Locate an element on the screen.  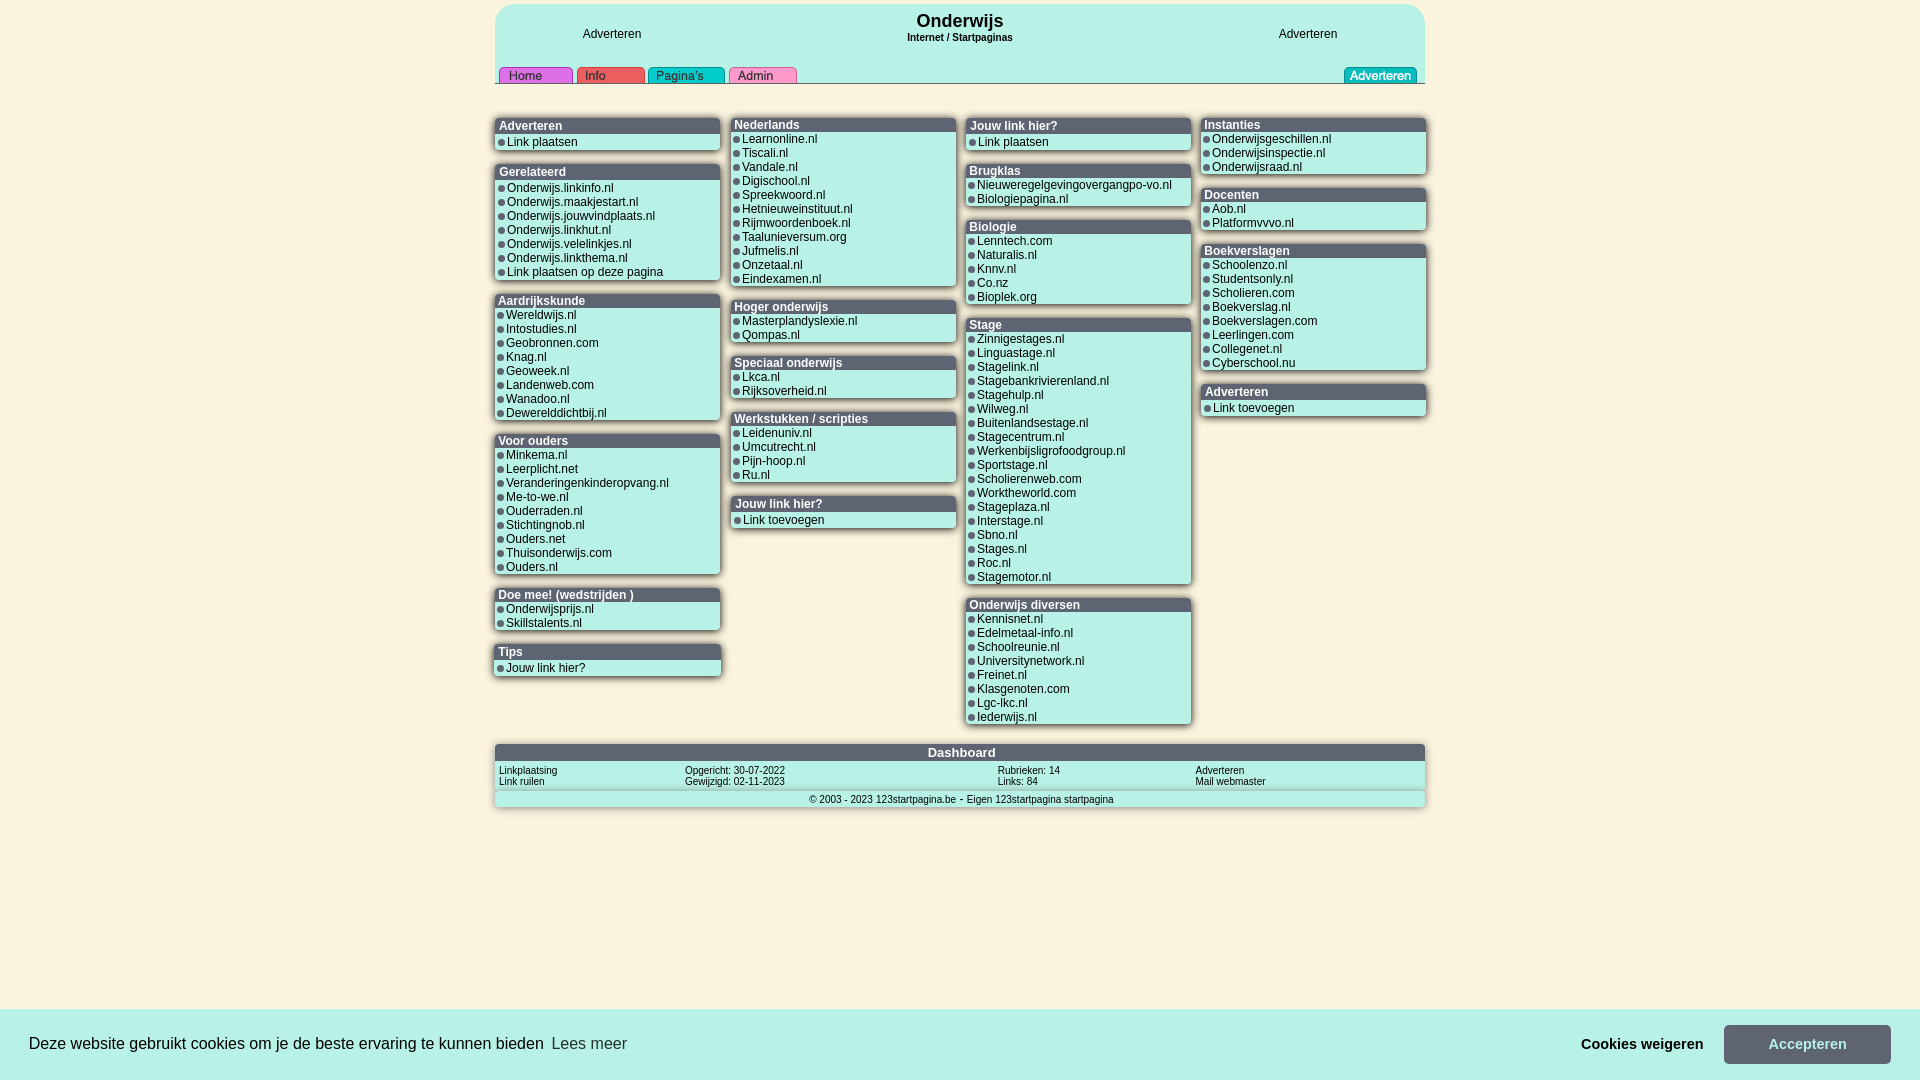
'Schoolreunie.nl' is located at coordinates (1018, 647).